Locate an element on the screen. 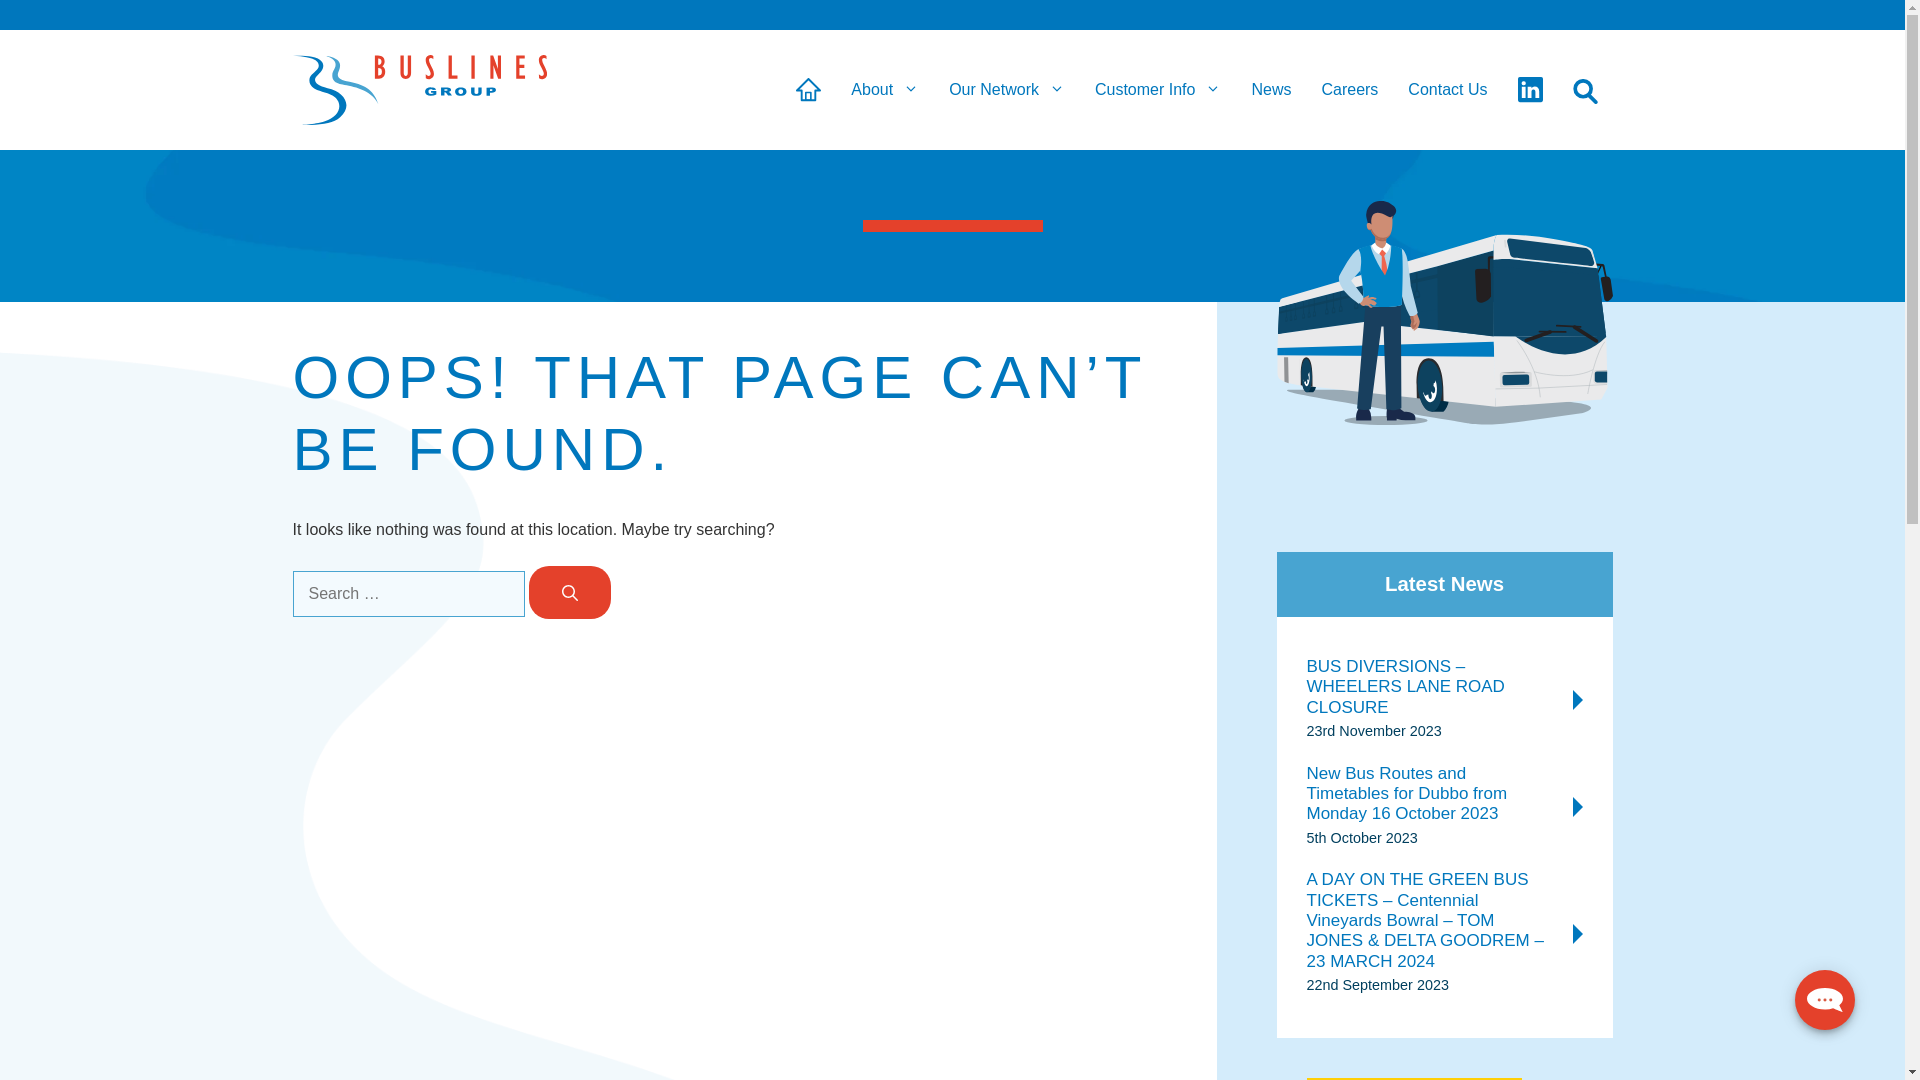 This screenshot has width=1920, height=1080. 'Buslines Group' is located at coordinates (418, 88).